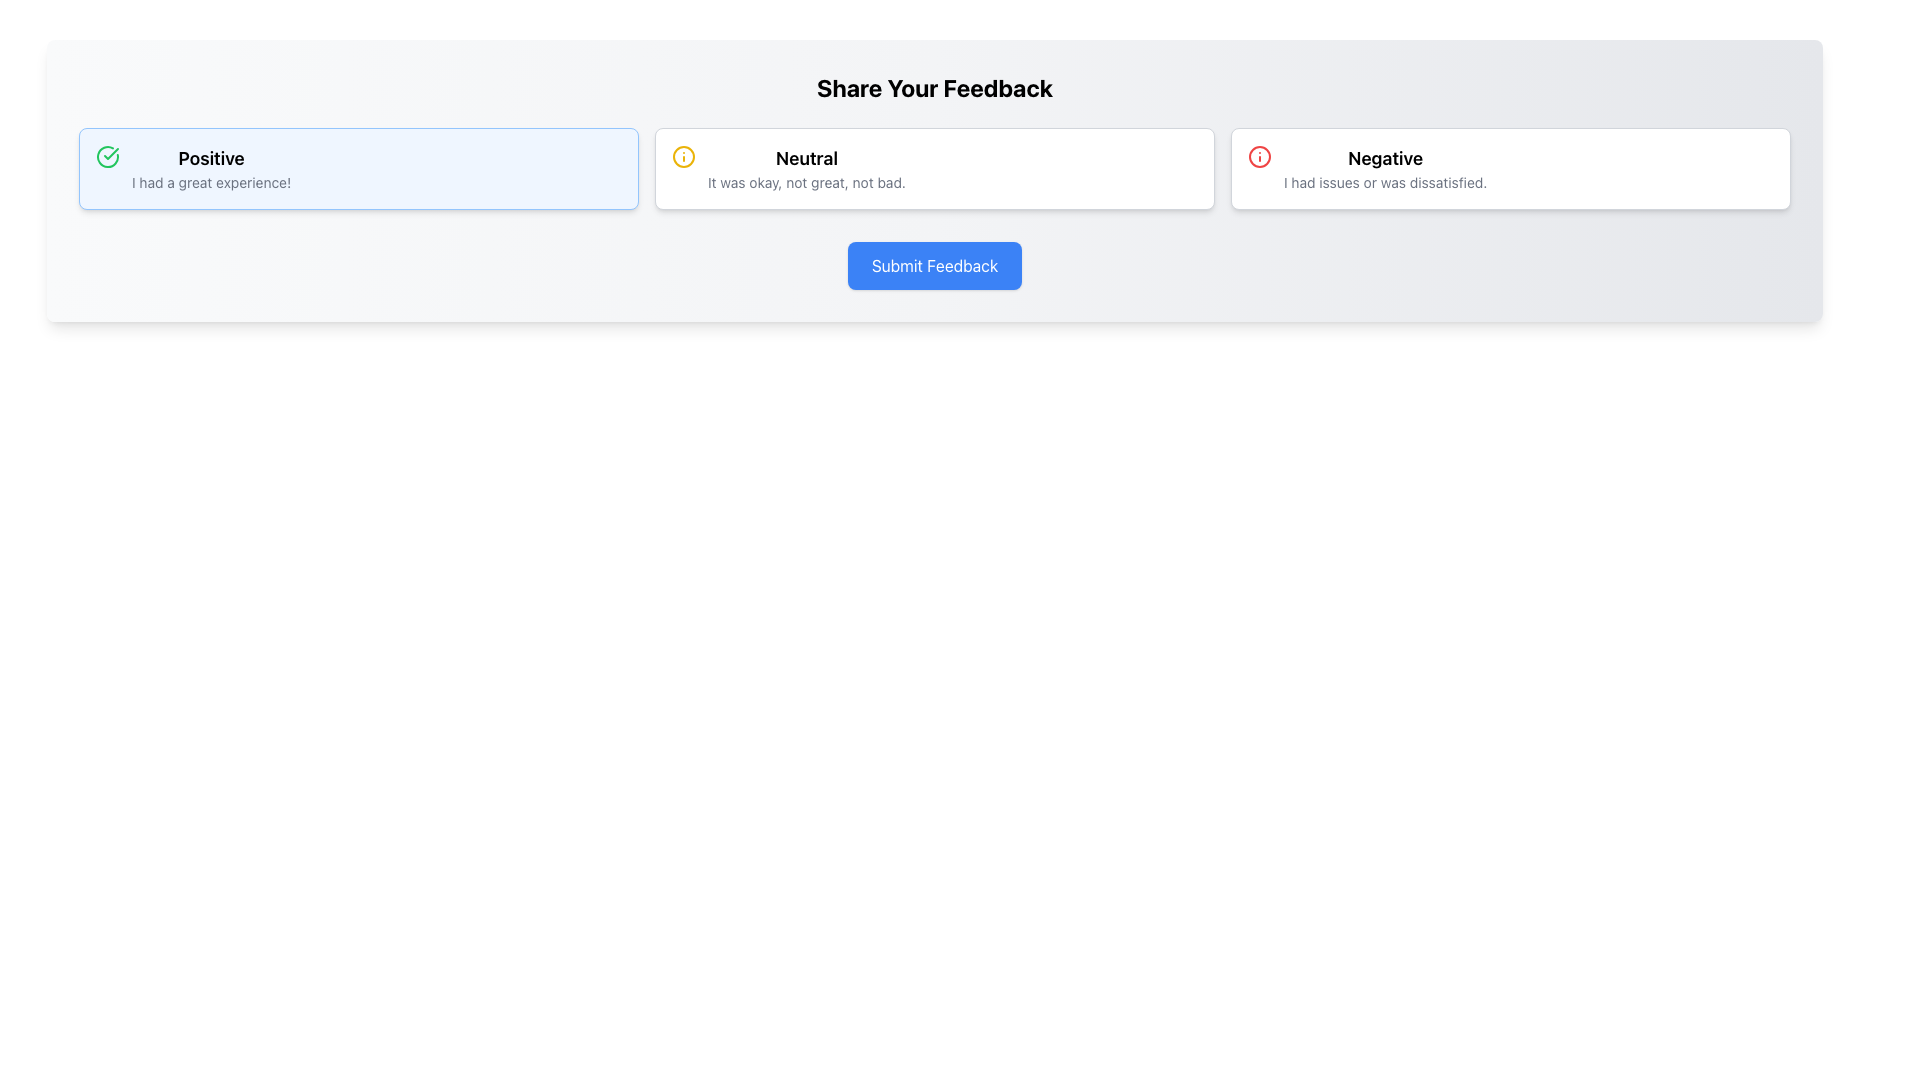 This screenshot has width=1920, height=1080. Describe the element at coordinates (211, 182) in the screenshot. I see `the text label that says 'I had a great experience!', which is styled with a small, gray font and located directly below the title 'Positive'` at that location.